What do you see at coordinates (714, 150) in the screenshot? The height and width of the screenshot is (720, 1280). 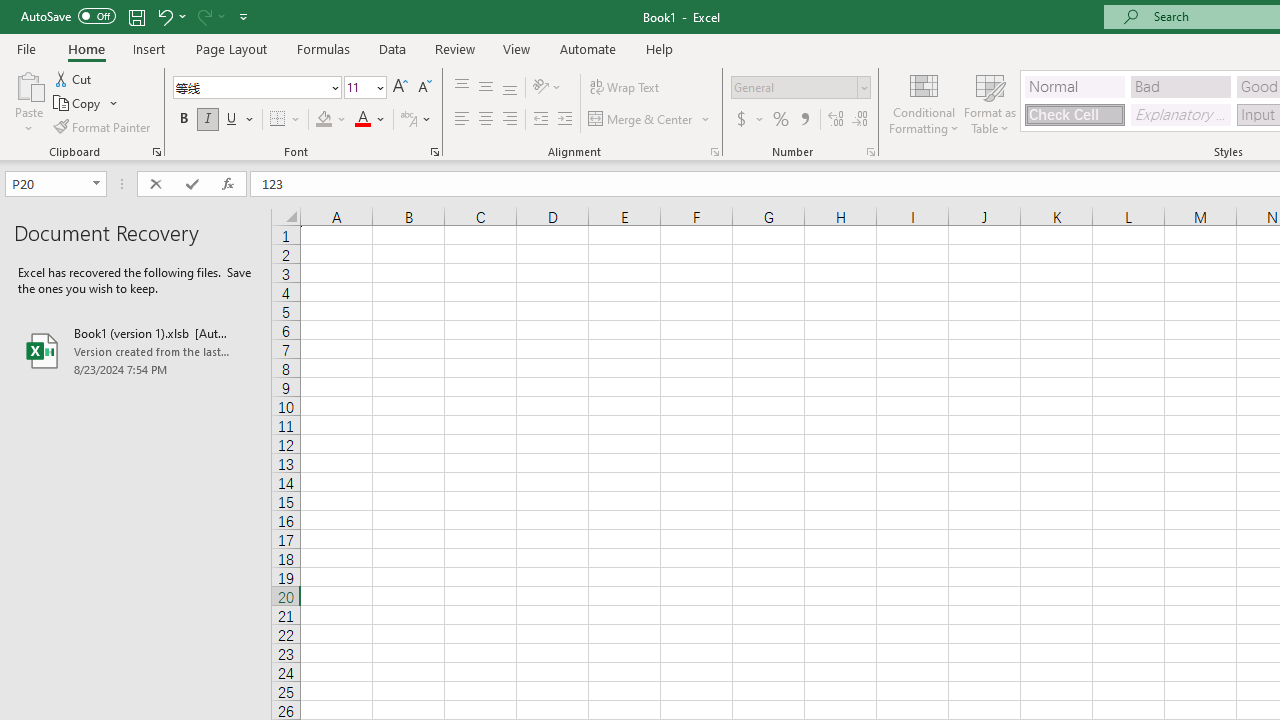 I see `'Format Cell Alignment'` at bounding box center [714, 150].